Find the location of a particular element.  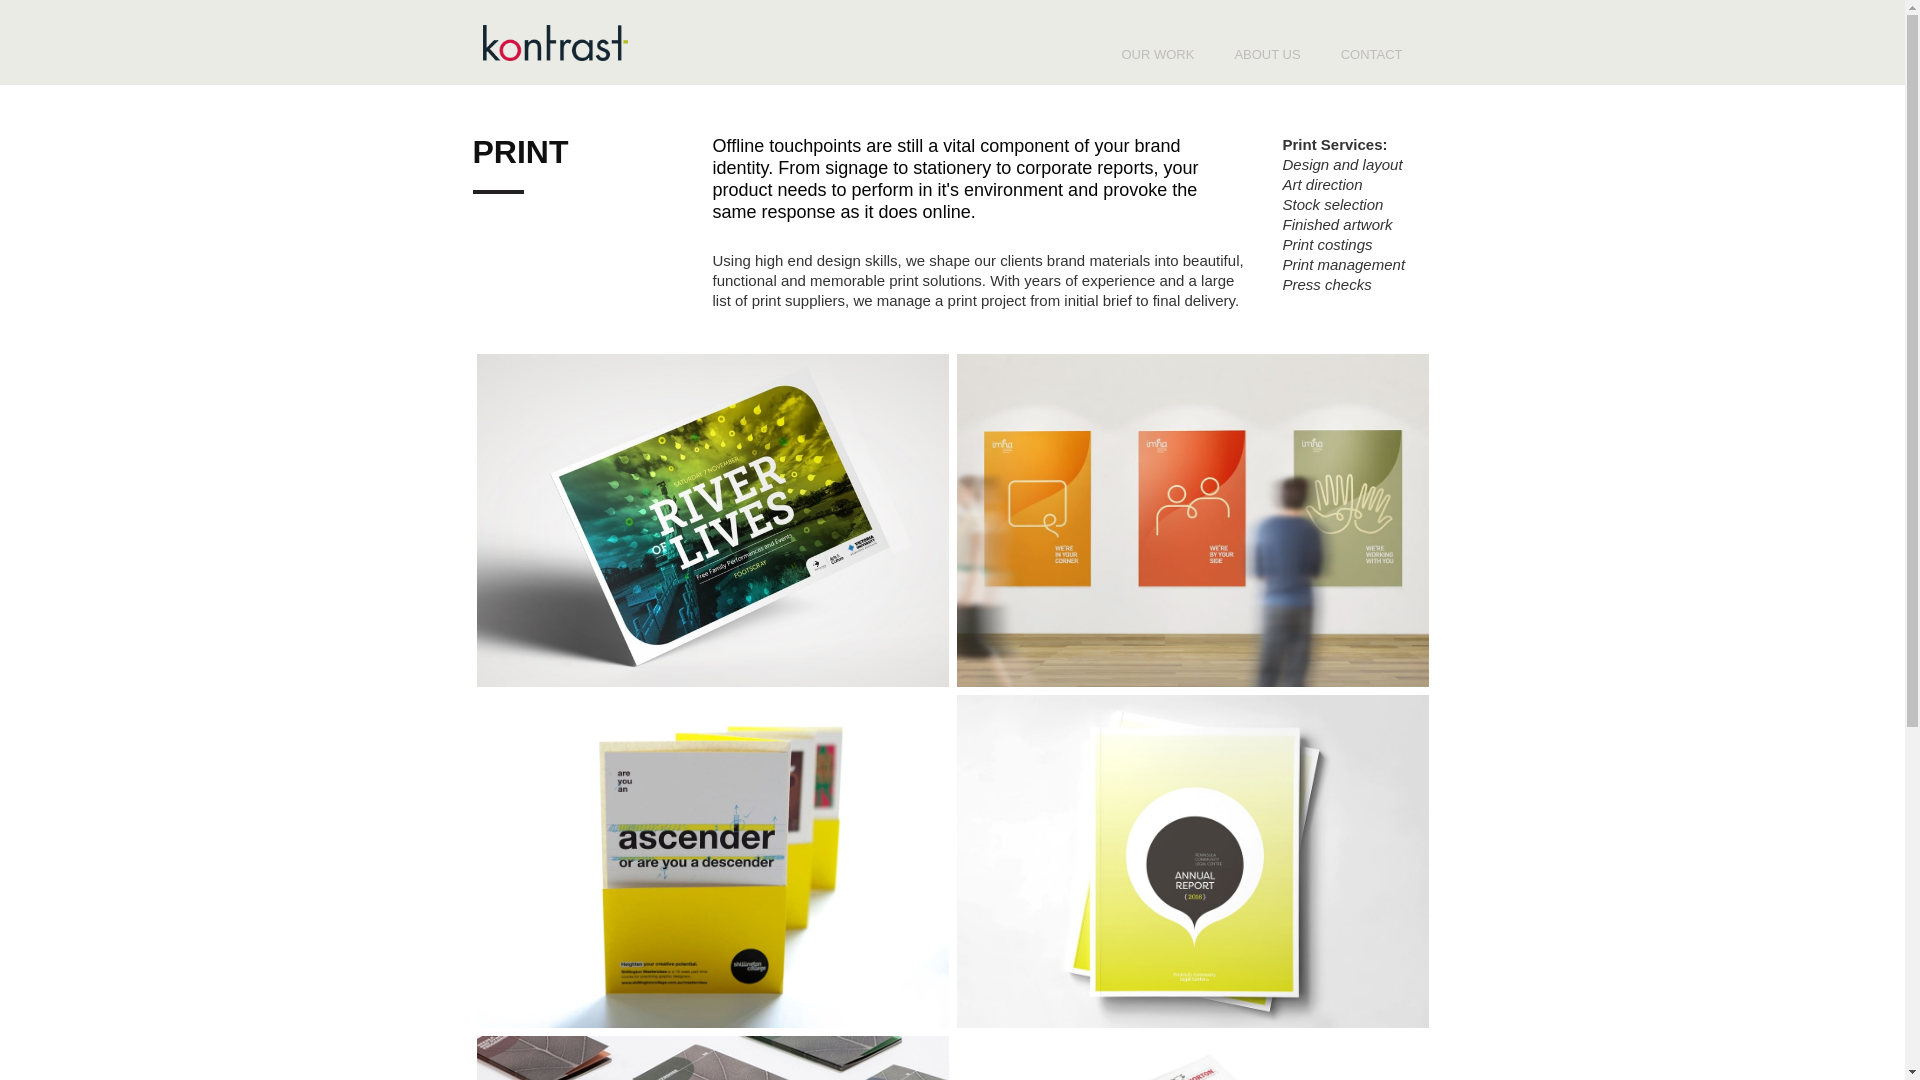

'OUR WORK' is located at coordinates (1099, 53).